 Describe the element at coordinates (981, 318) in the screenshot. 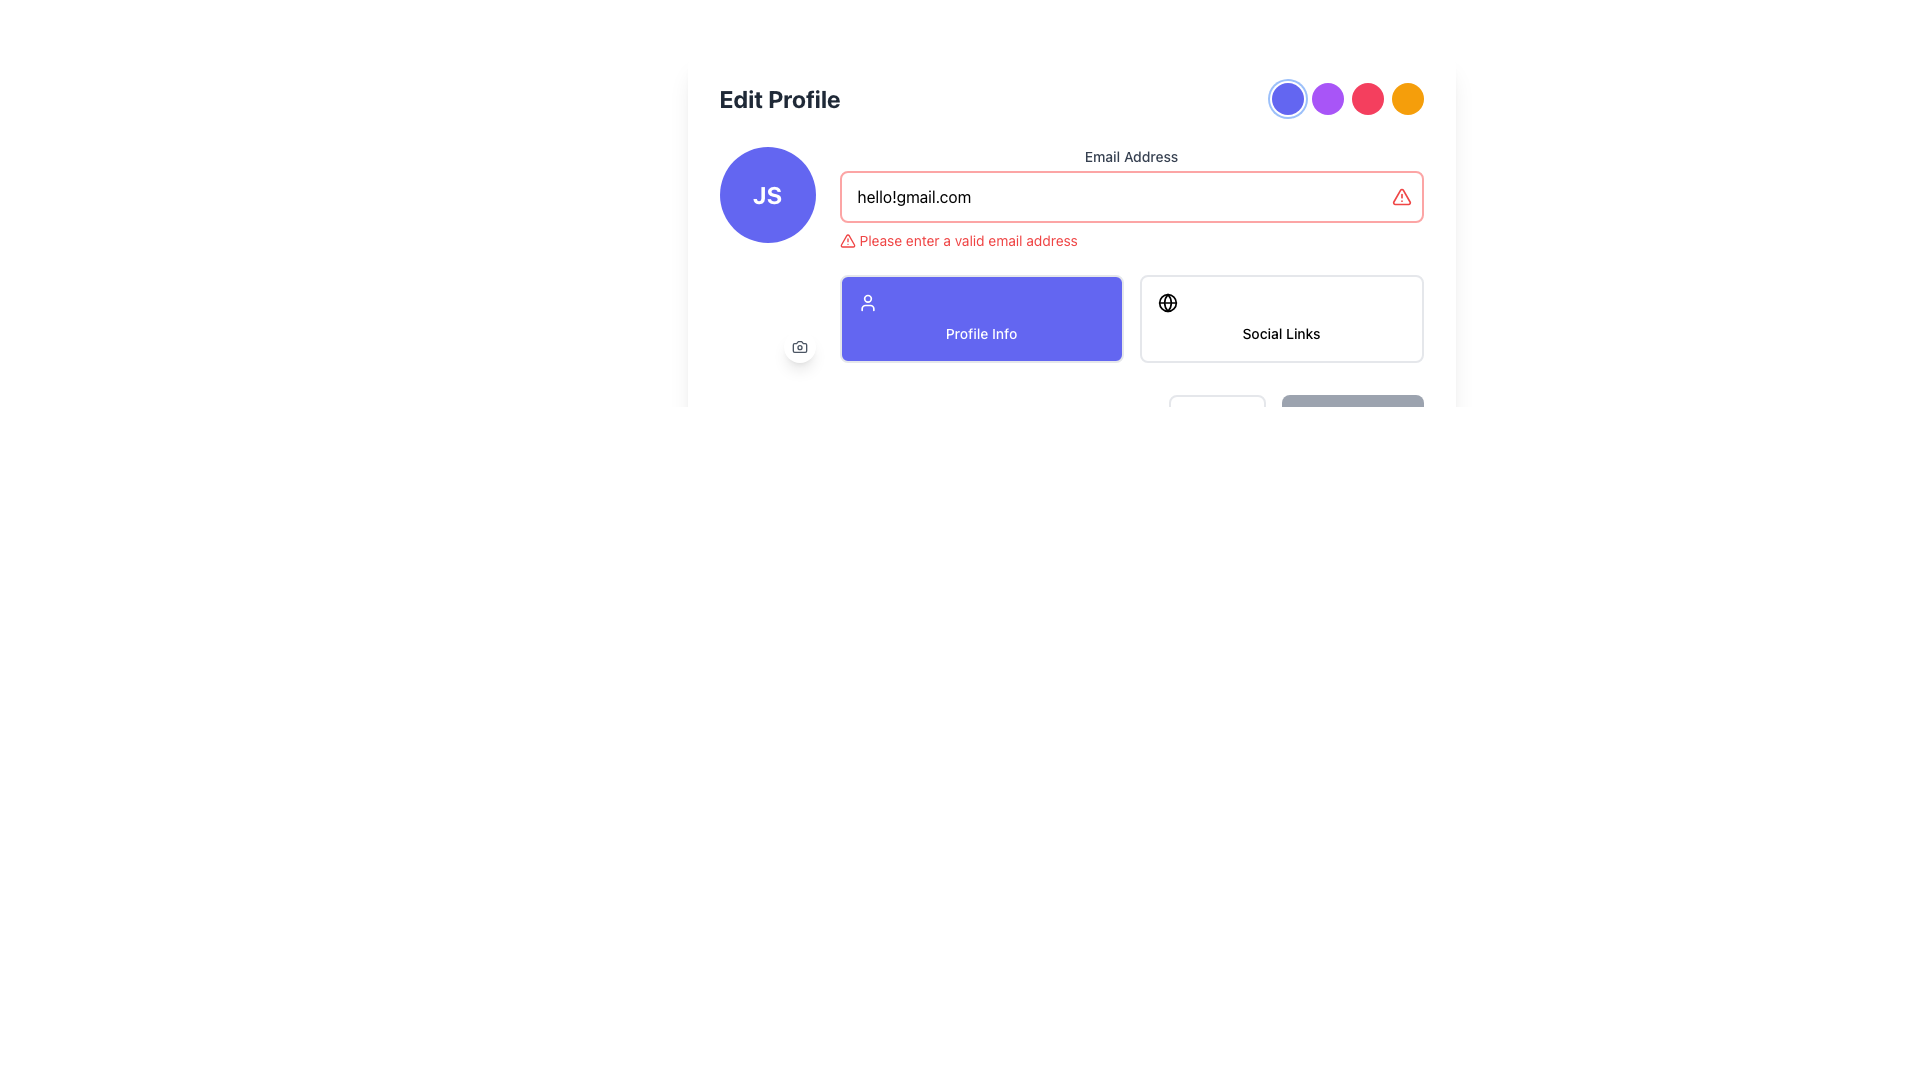

I see `the rectangular button with a blue background labeled 'Profile Info'` at that location.